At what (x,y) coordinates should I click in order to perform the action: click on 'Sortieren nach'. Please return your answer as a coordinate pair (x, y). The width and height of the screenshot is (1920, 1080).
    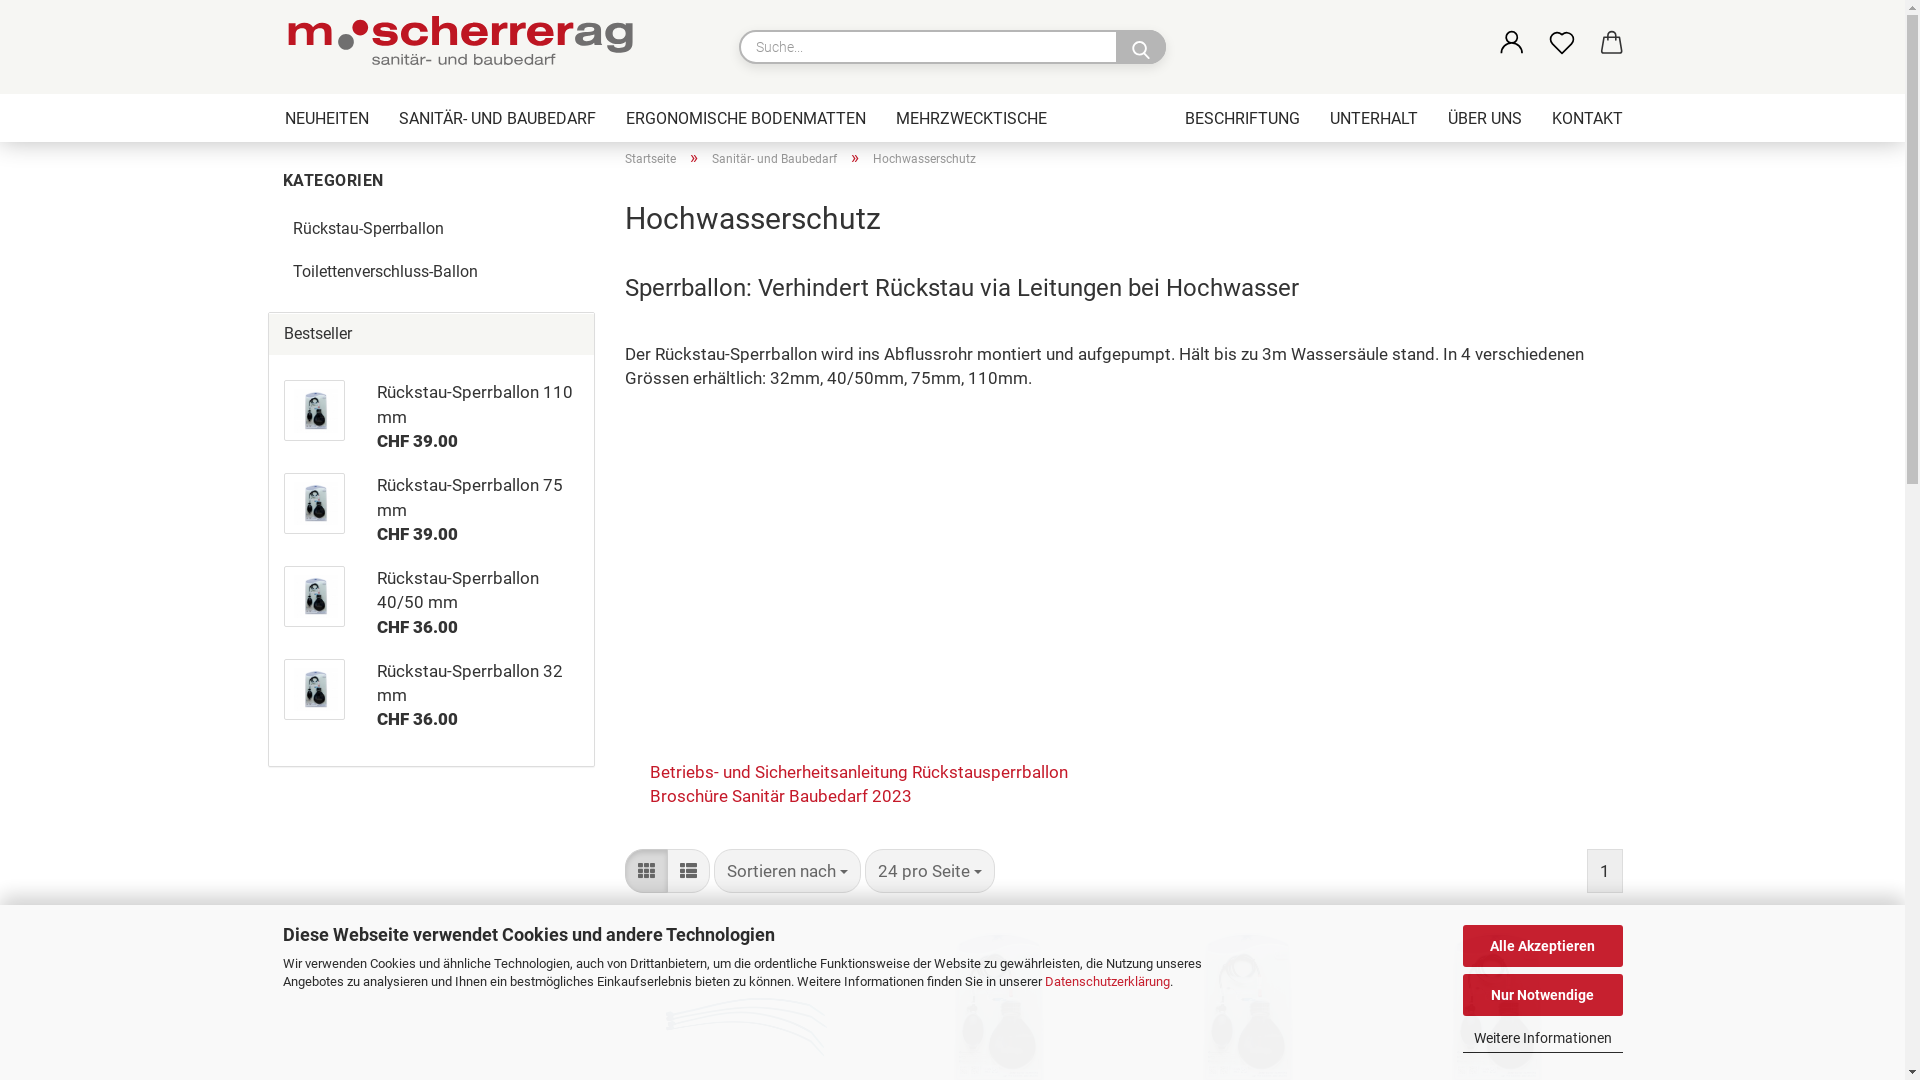
    Looking at the image, I should click on (786, 870).